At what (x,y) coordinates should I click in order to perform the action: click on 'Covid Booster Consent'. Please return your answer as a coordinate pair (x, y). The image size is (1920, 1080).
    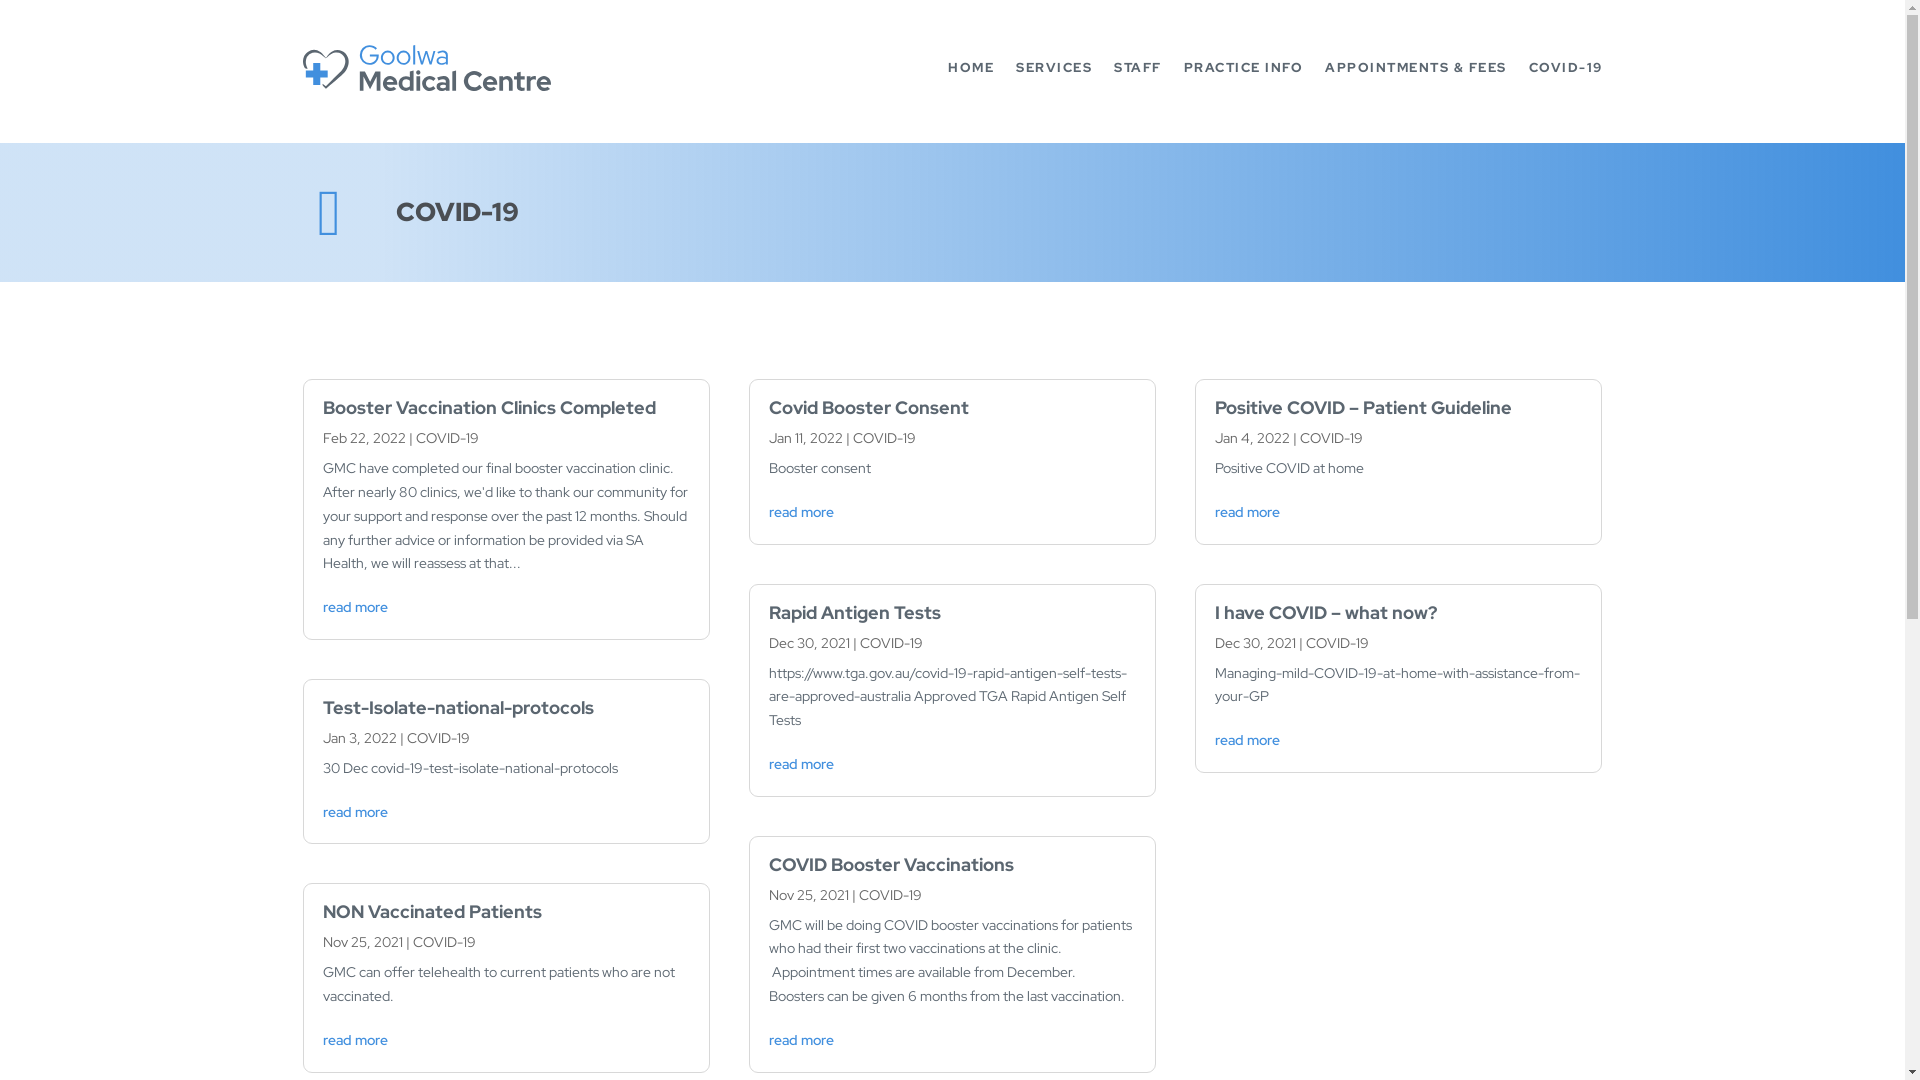
    Looking at the image, I should click on (868, 406).